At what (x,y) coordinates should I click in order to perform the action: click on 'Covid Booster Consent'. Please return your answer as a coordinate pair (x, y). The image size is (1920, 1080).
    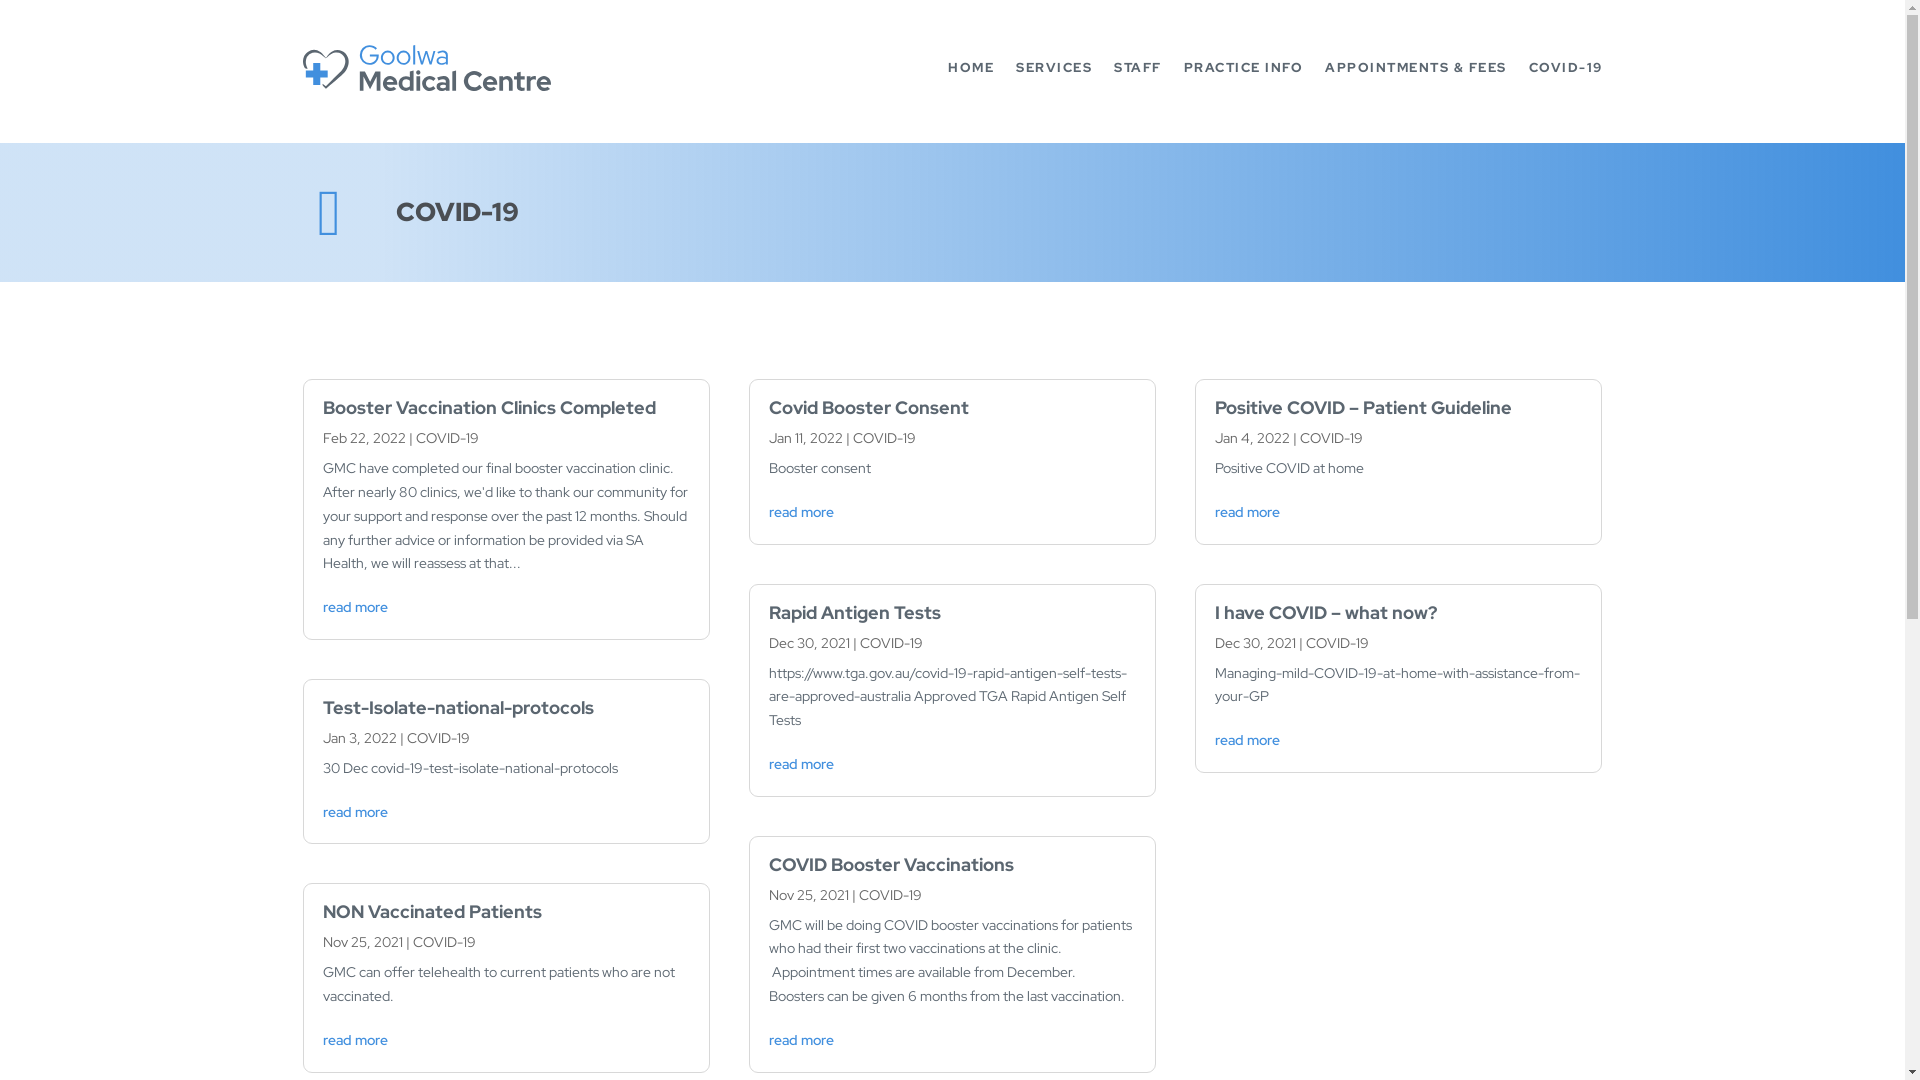
    Looking at the image, I should click on (868, 406).